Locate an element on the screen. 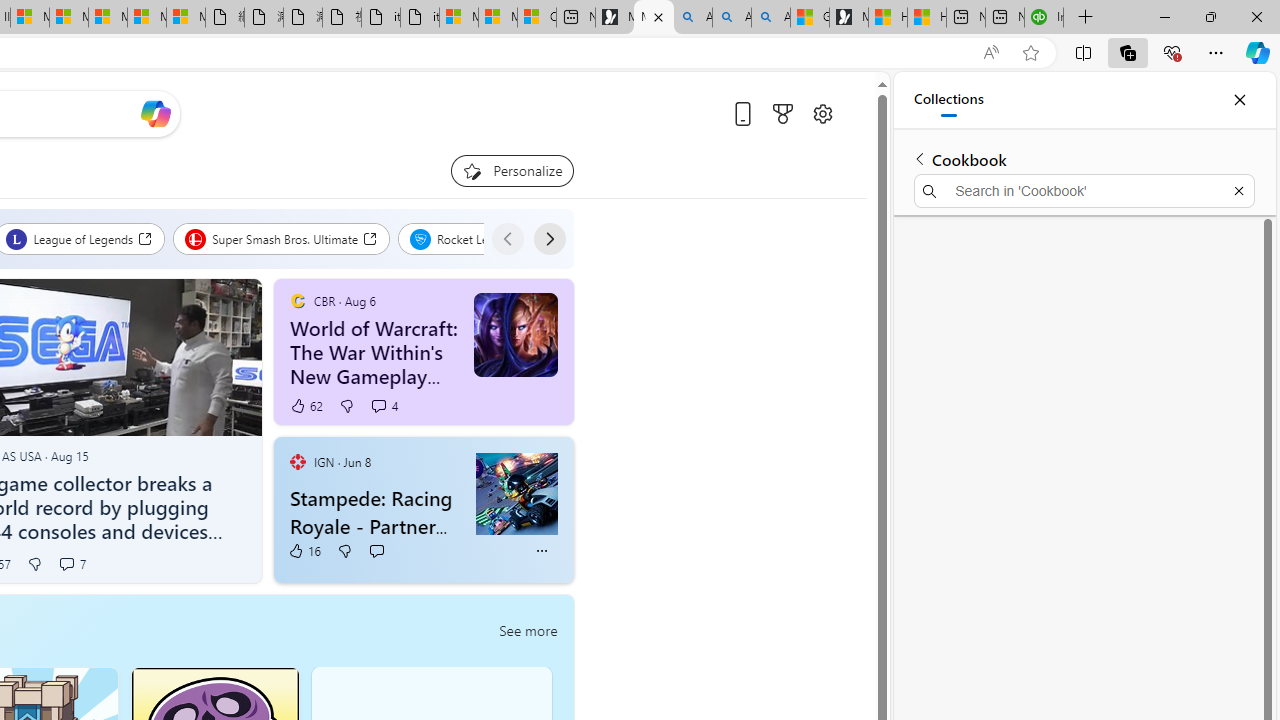 The image size is (1280, 720). 'Intuit QuickBooks Online - Quickbooks' is located at coordinates (1043, 17).